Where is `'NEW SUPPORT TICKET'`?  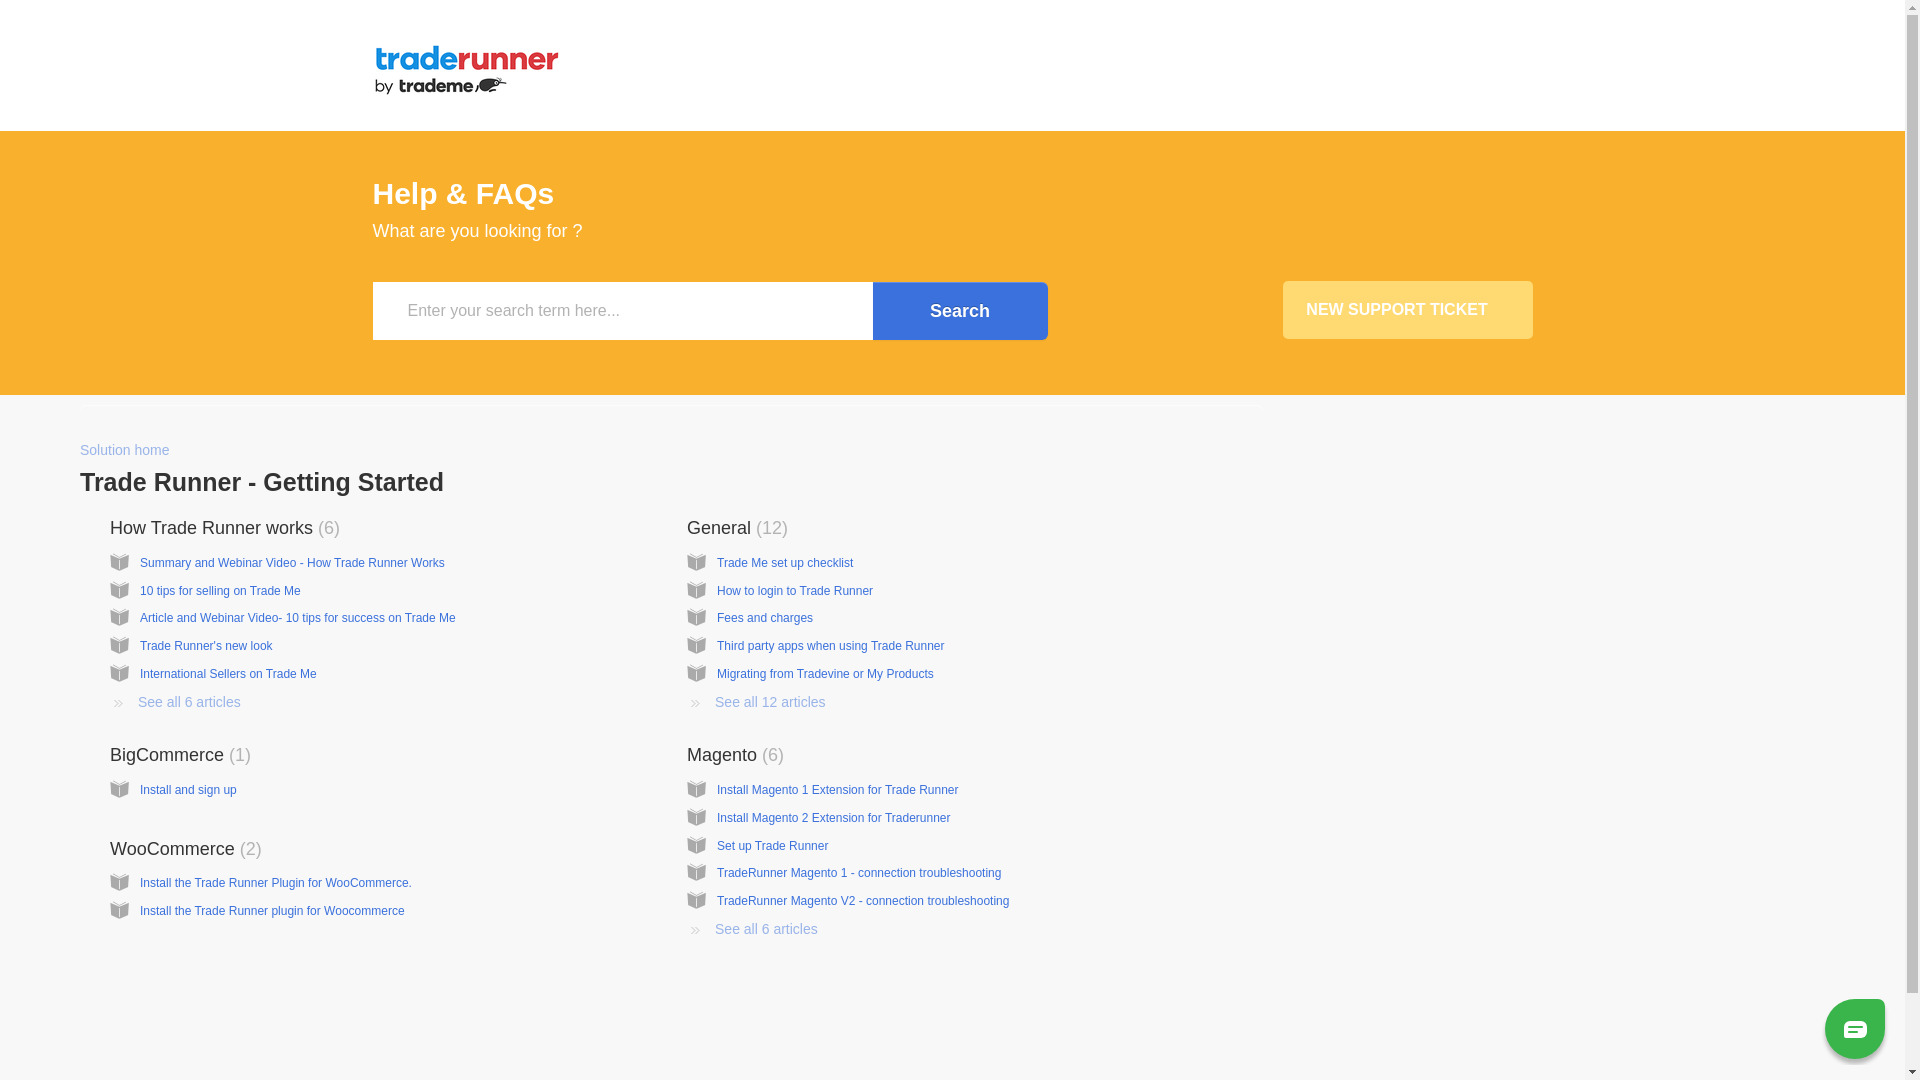
'NEW SUPPORT TICKET' is located at coordinates (1405, 309).